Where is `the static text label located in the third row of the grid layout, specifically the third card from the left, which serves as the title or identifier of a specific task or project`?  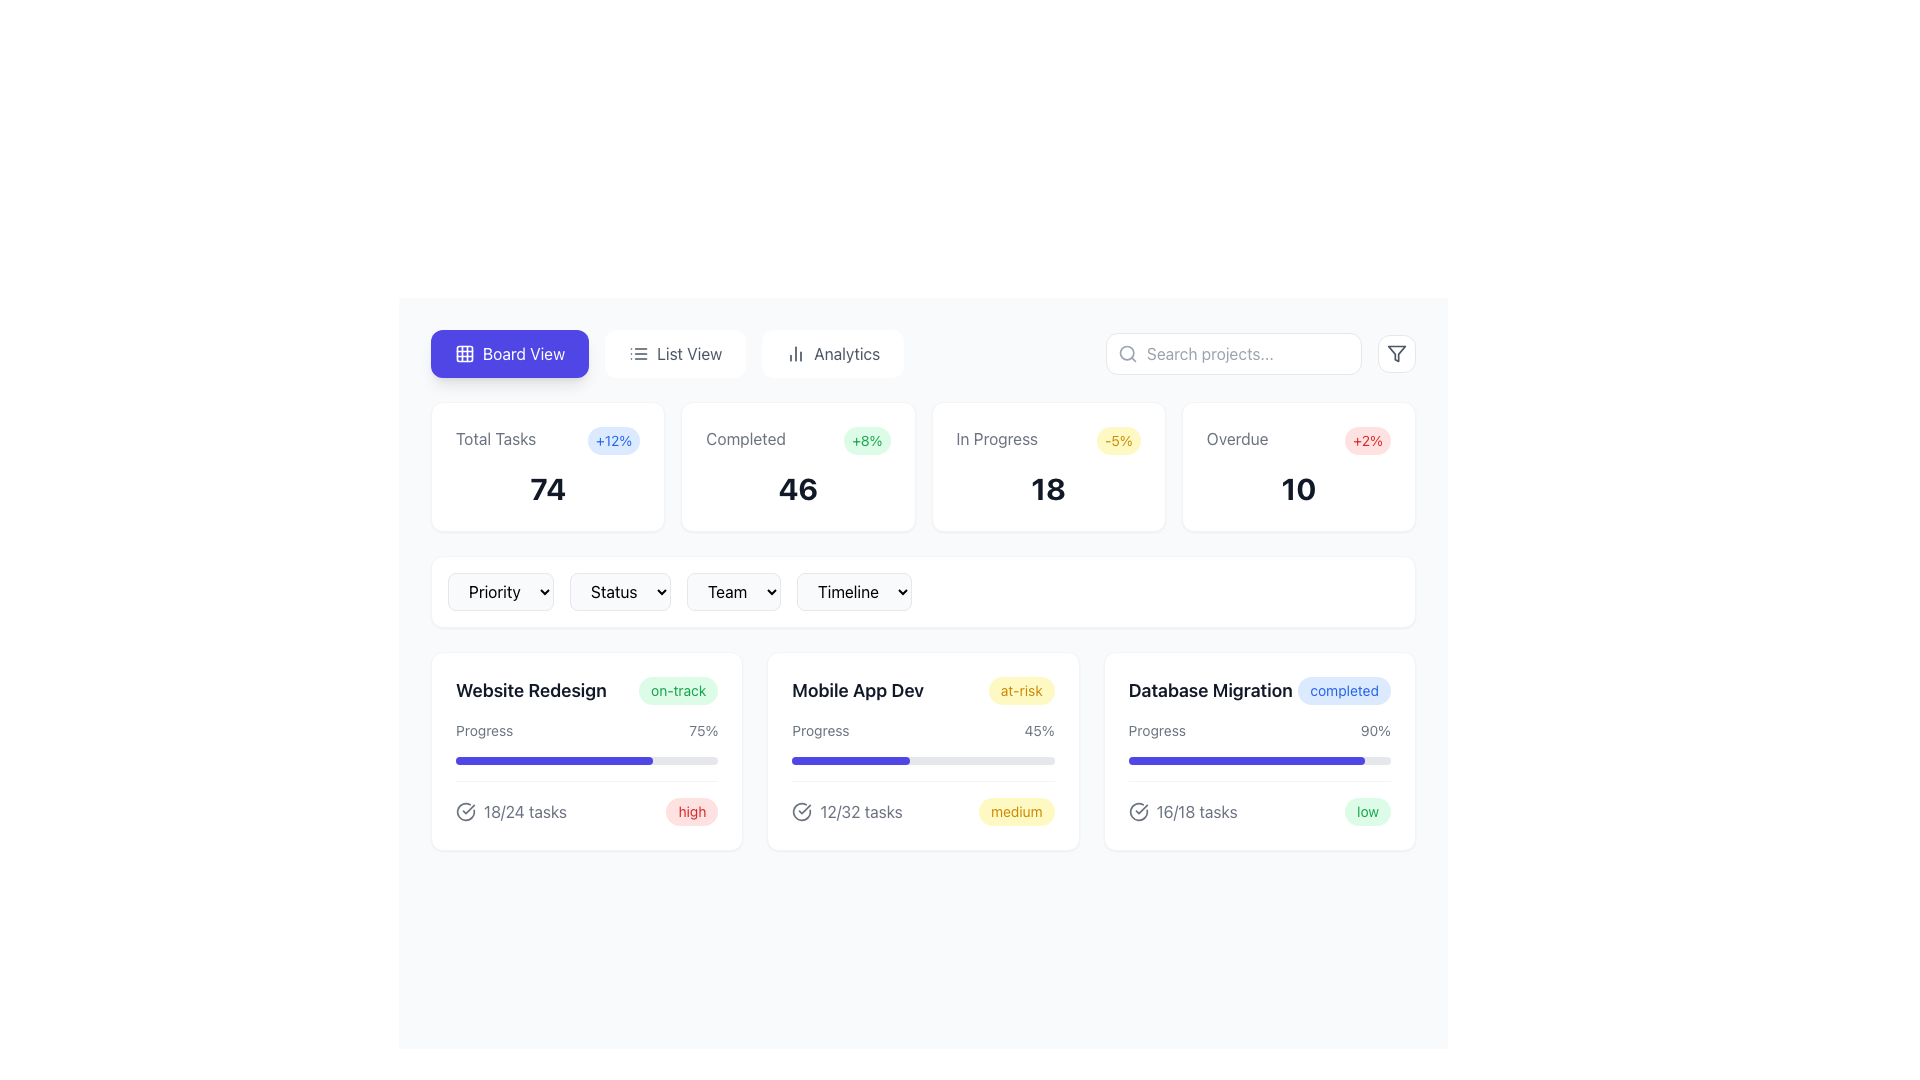 the static text label located in the third row of the grid layout, specifically the third card from the left, which serves as the title or identifier of a specific task or project is located at coordinates (1209, 689).